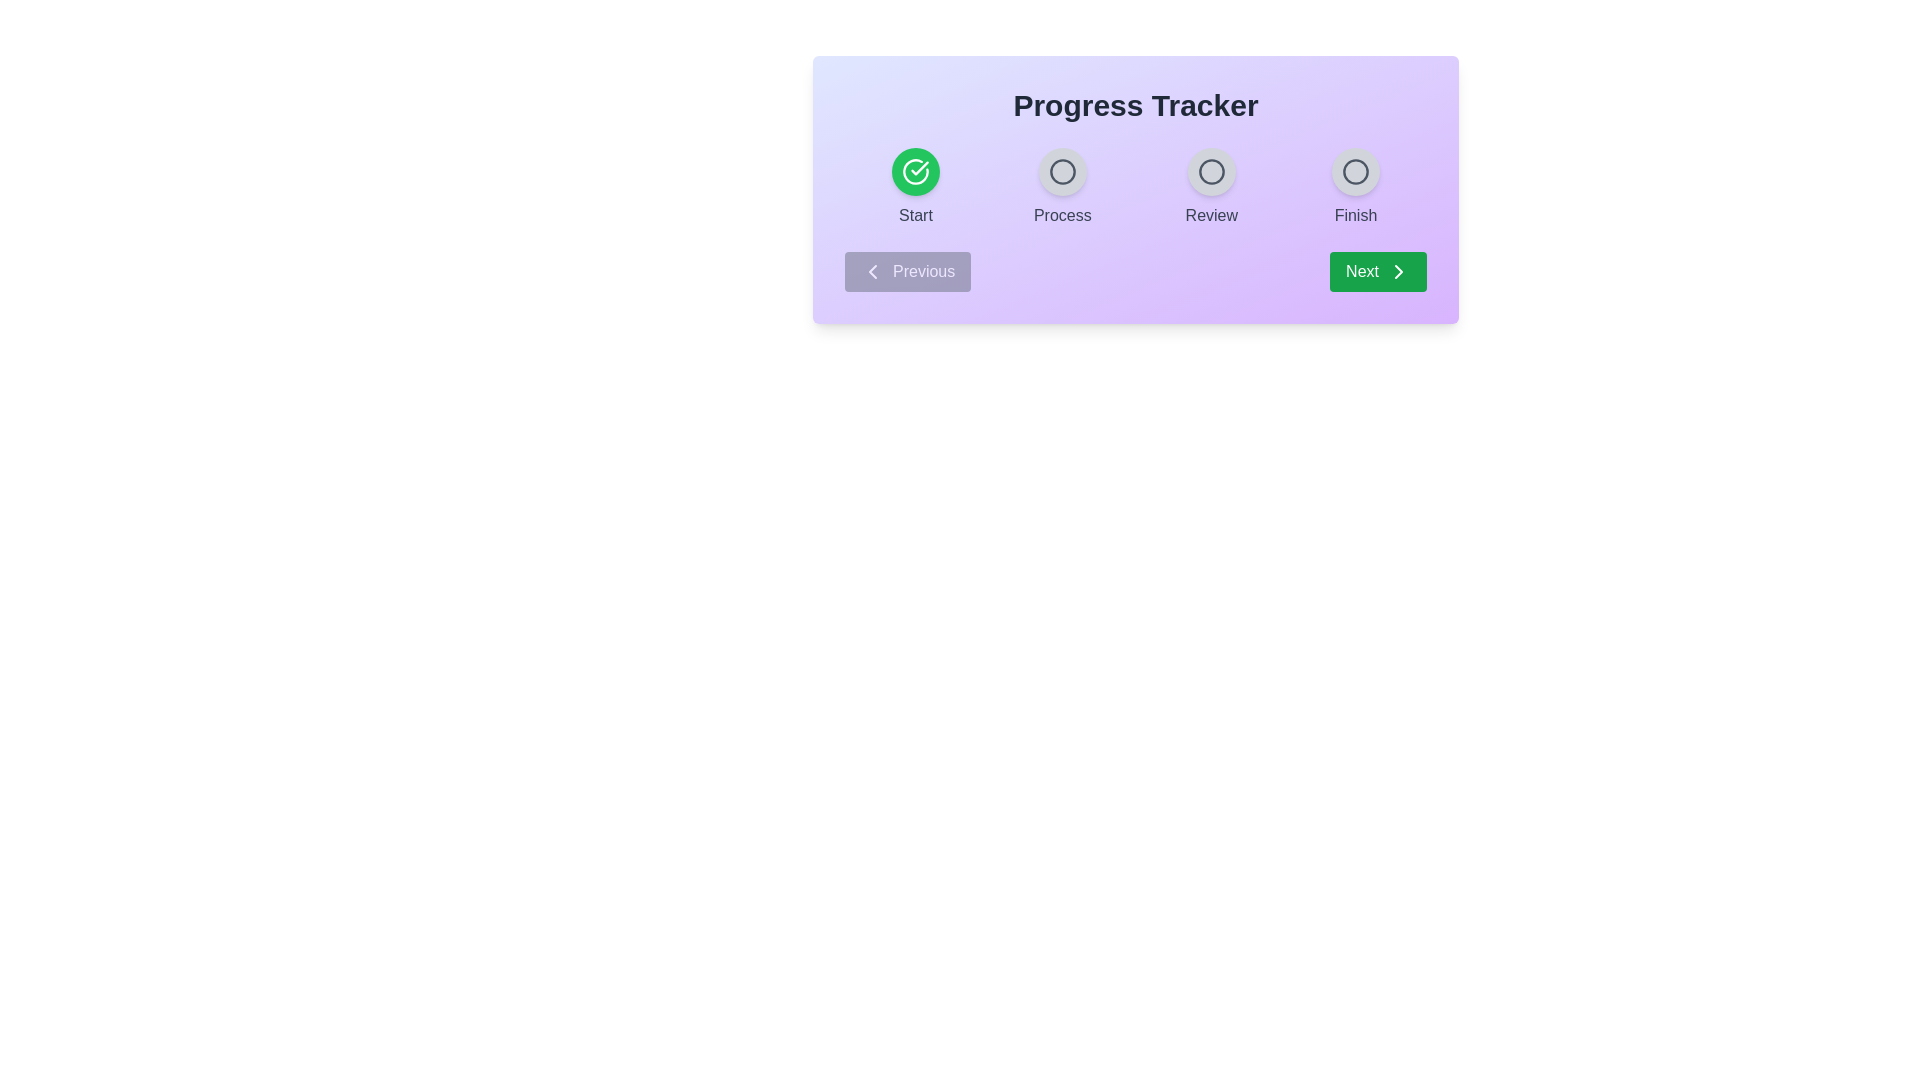 The width and height of the screenshot is (1920, 1080). I want to click on the left-pointing chevron icon located at the left edge of the 'Previous' button in the bottom-left corner of the tracker interface, so click(873, 272).